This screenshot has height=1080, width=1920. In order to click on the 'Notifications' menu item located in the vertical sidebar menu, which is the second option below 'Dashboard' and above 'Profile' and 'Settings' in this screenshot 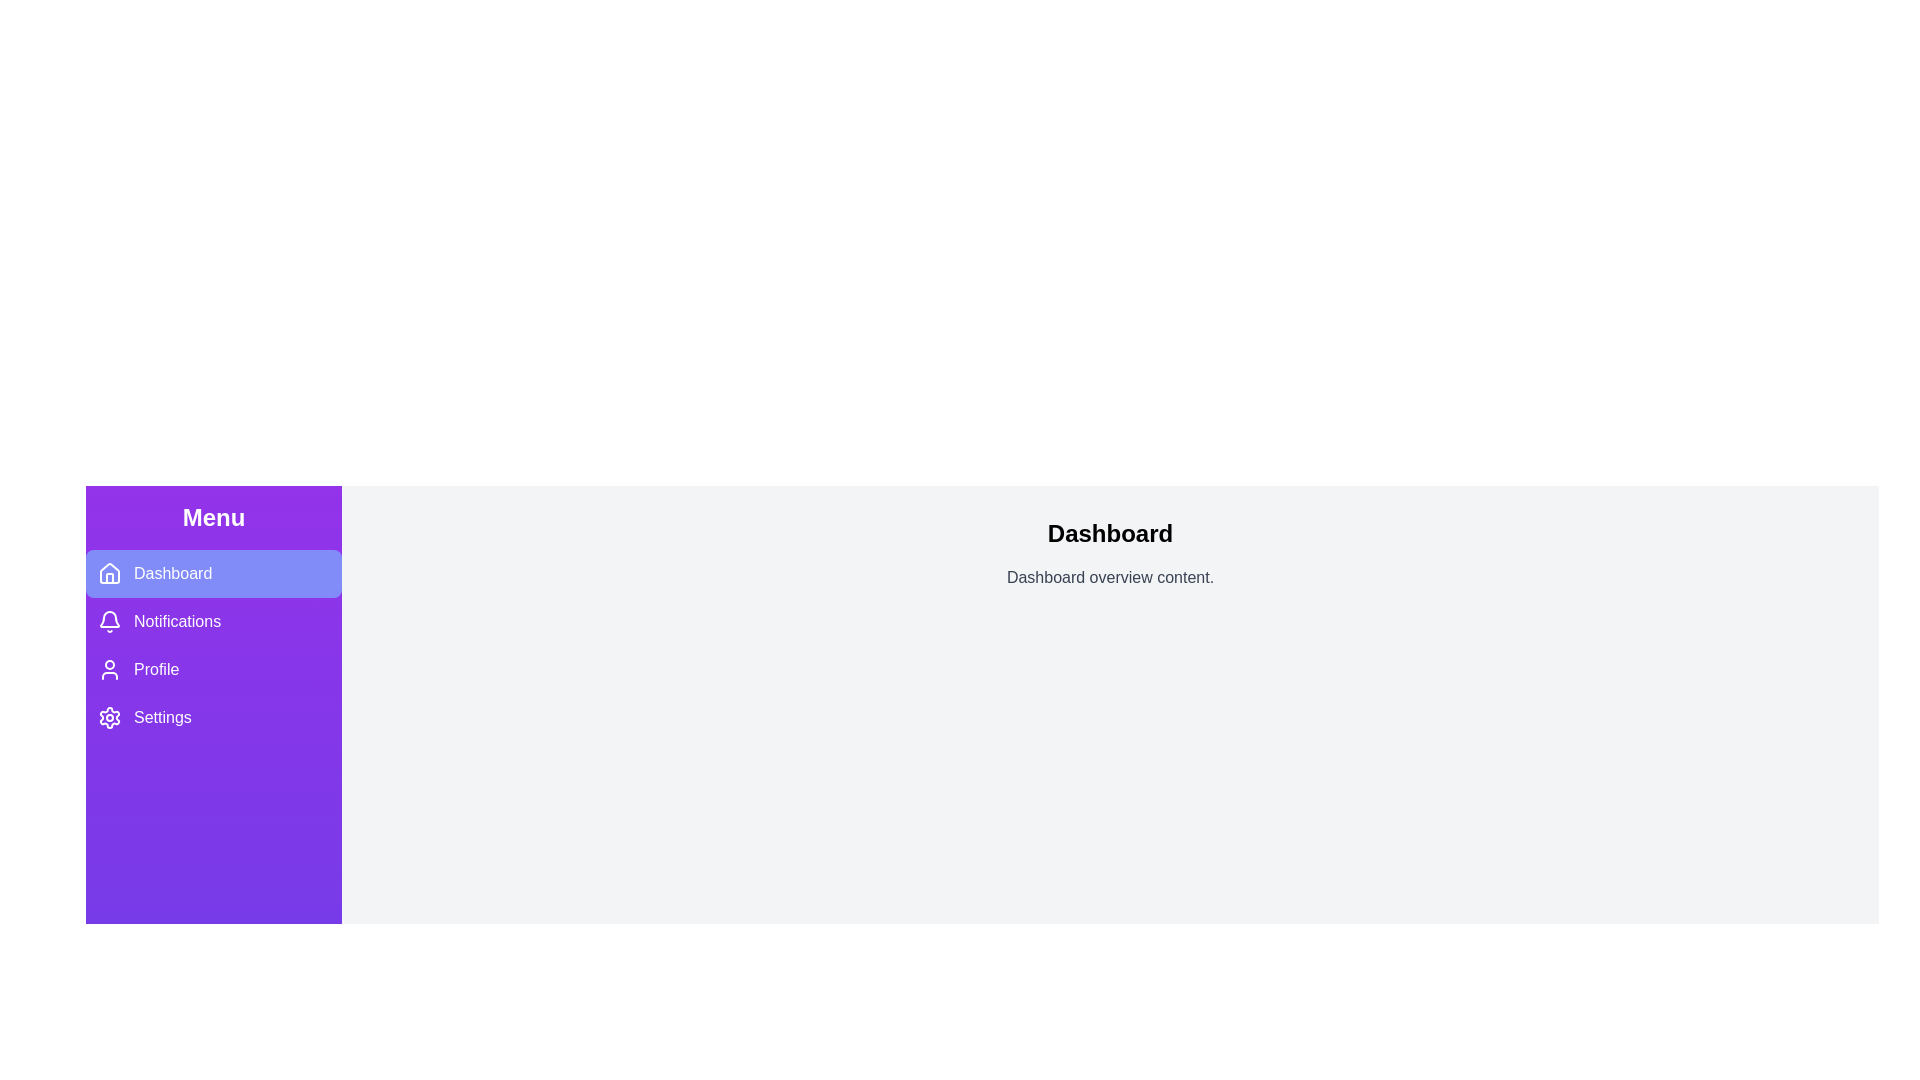, I will do `click(214, 645)`.